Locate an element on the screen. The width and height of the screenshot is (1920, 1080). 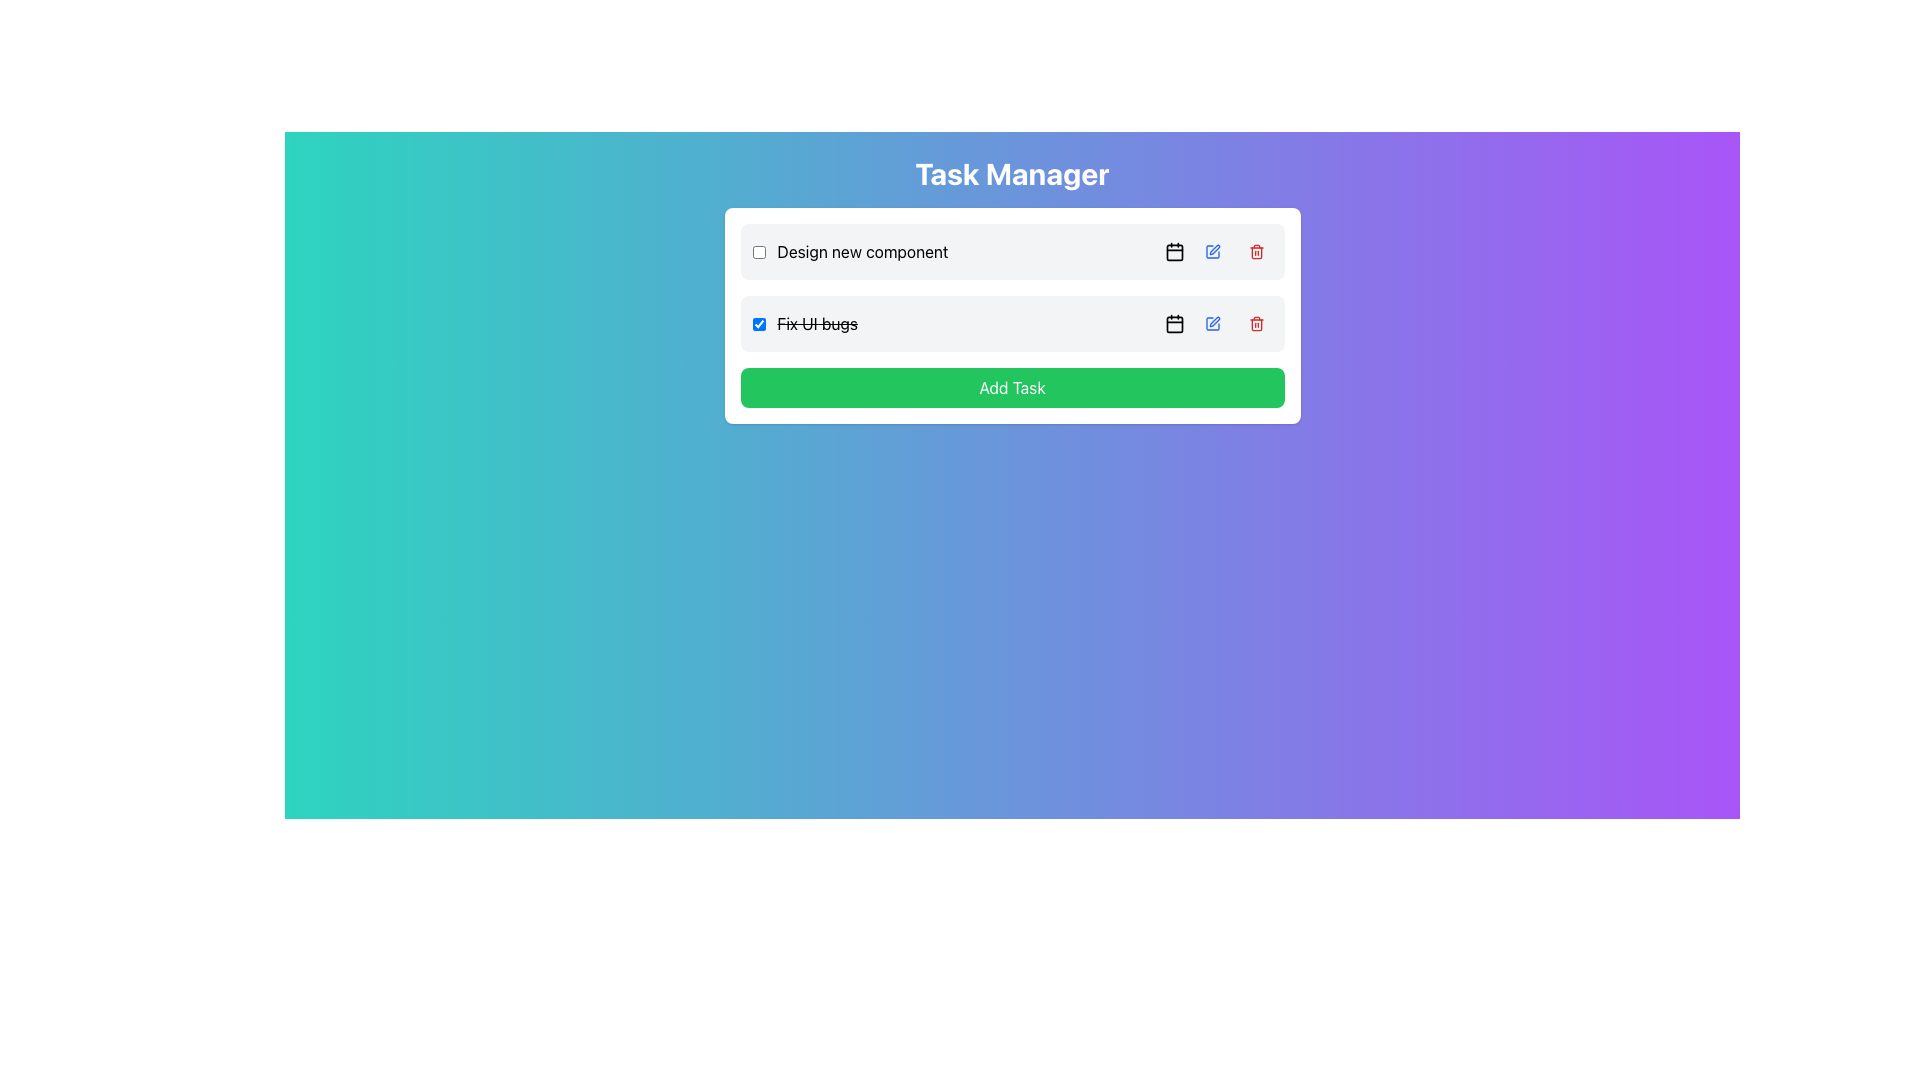
the checkbox located in the top-left corner of the first task entry, aligned with the text 'Design new component' is located at coordinates (757, 250).